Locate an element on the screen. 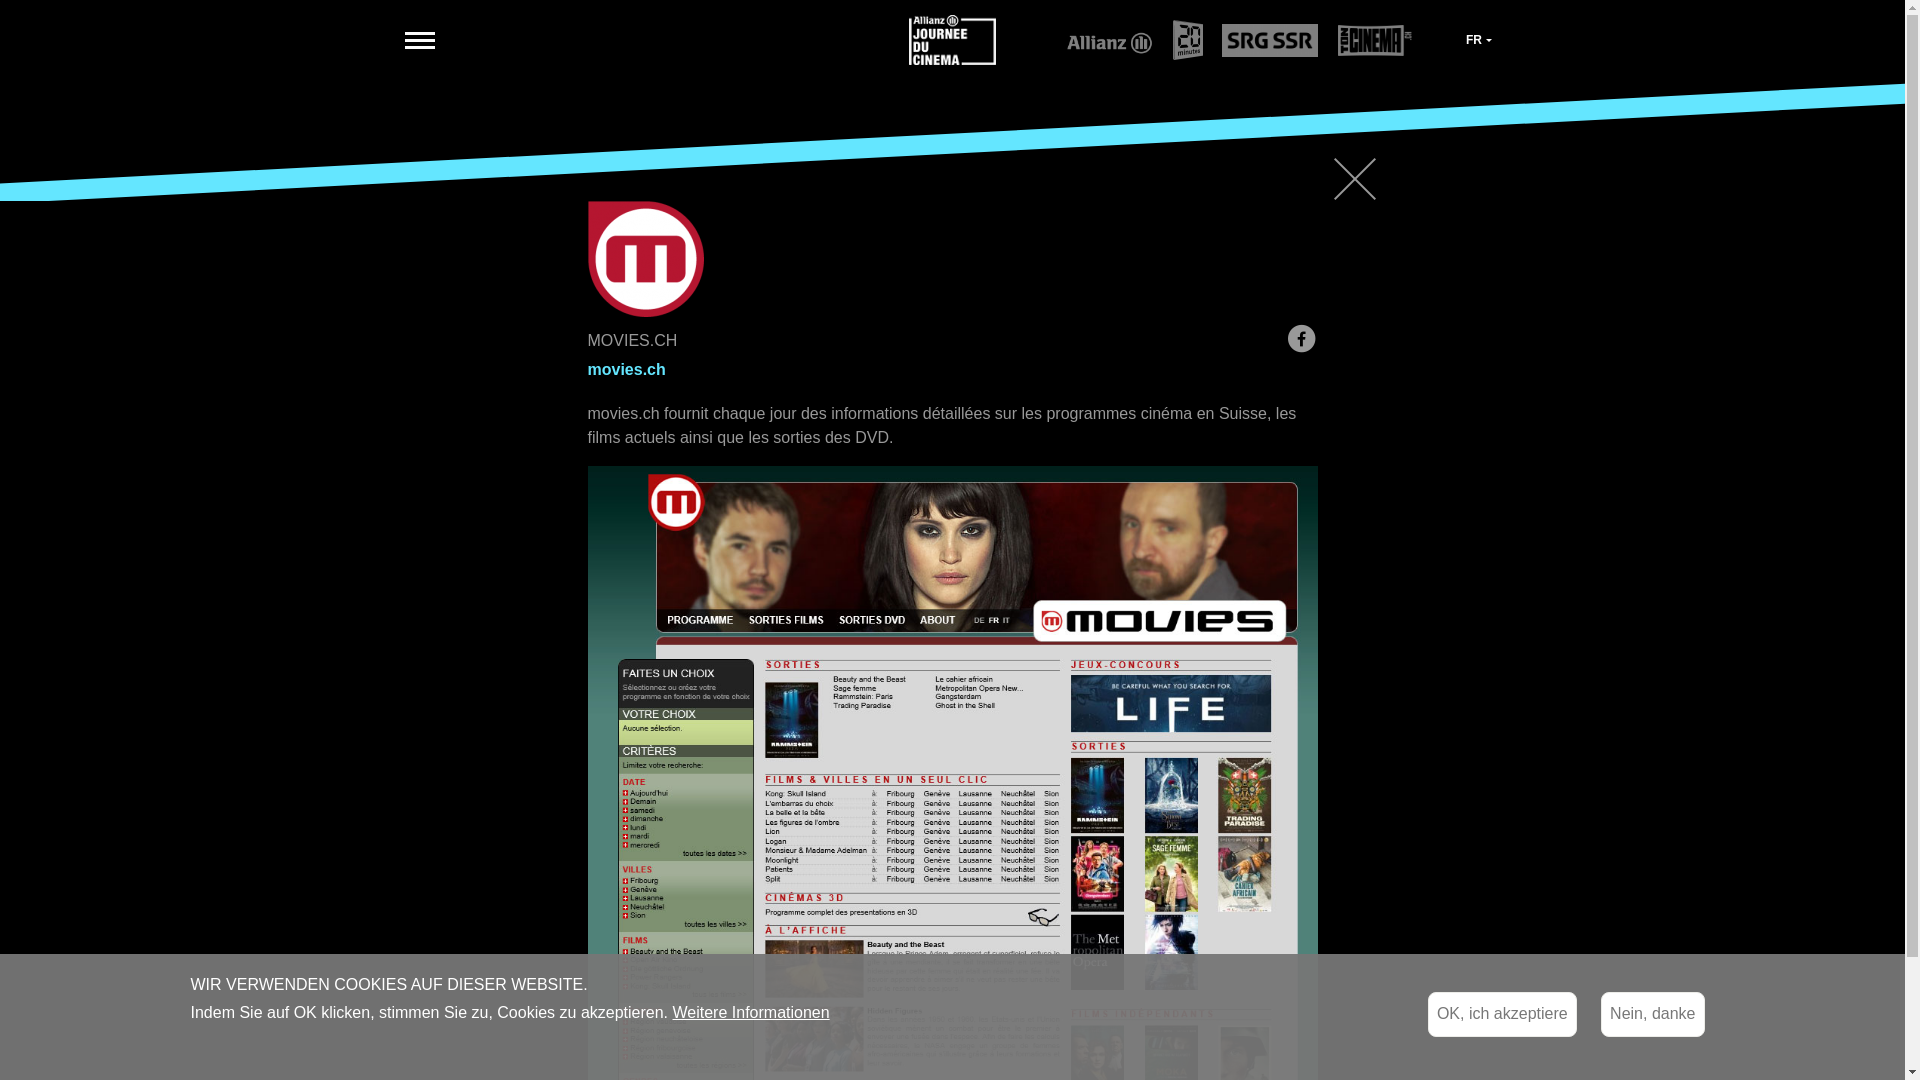 The height and width of the screenshot is (1080, 1920). 'OK, ich akzeptiere' is located at coordinates (1502, 1014).